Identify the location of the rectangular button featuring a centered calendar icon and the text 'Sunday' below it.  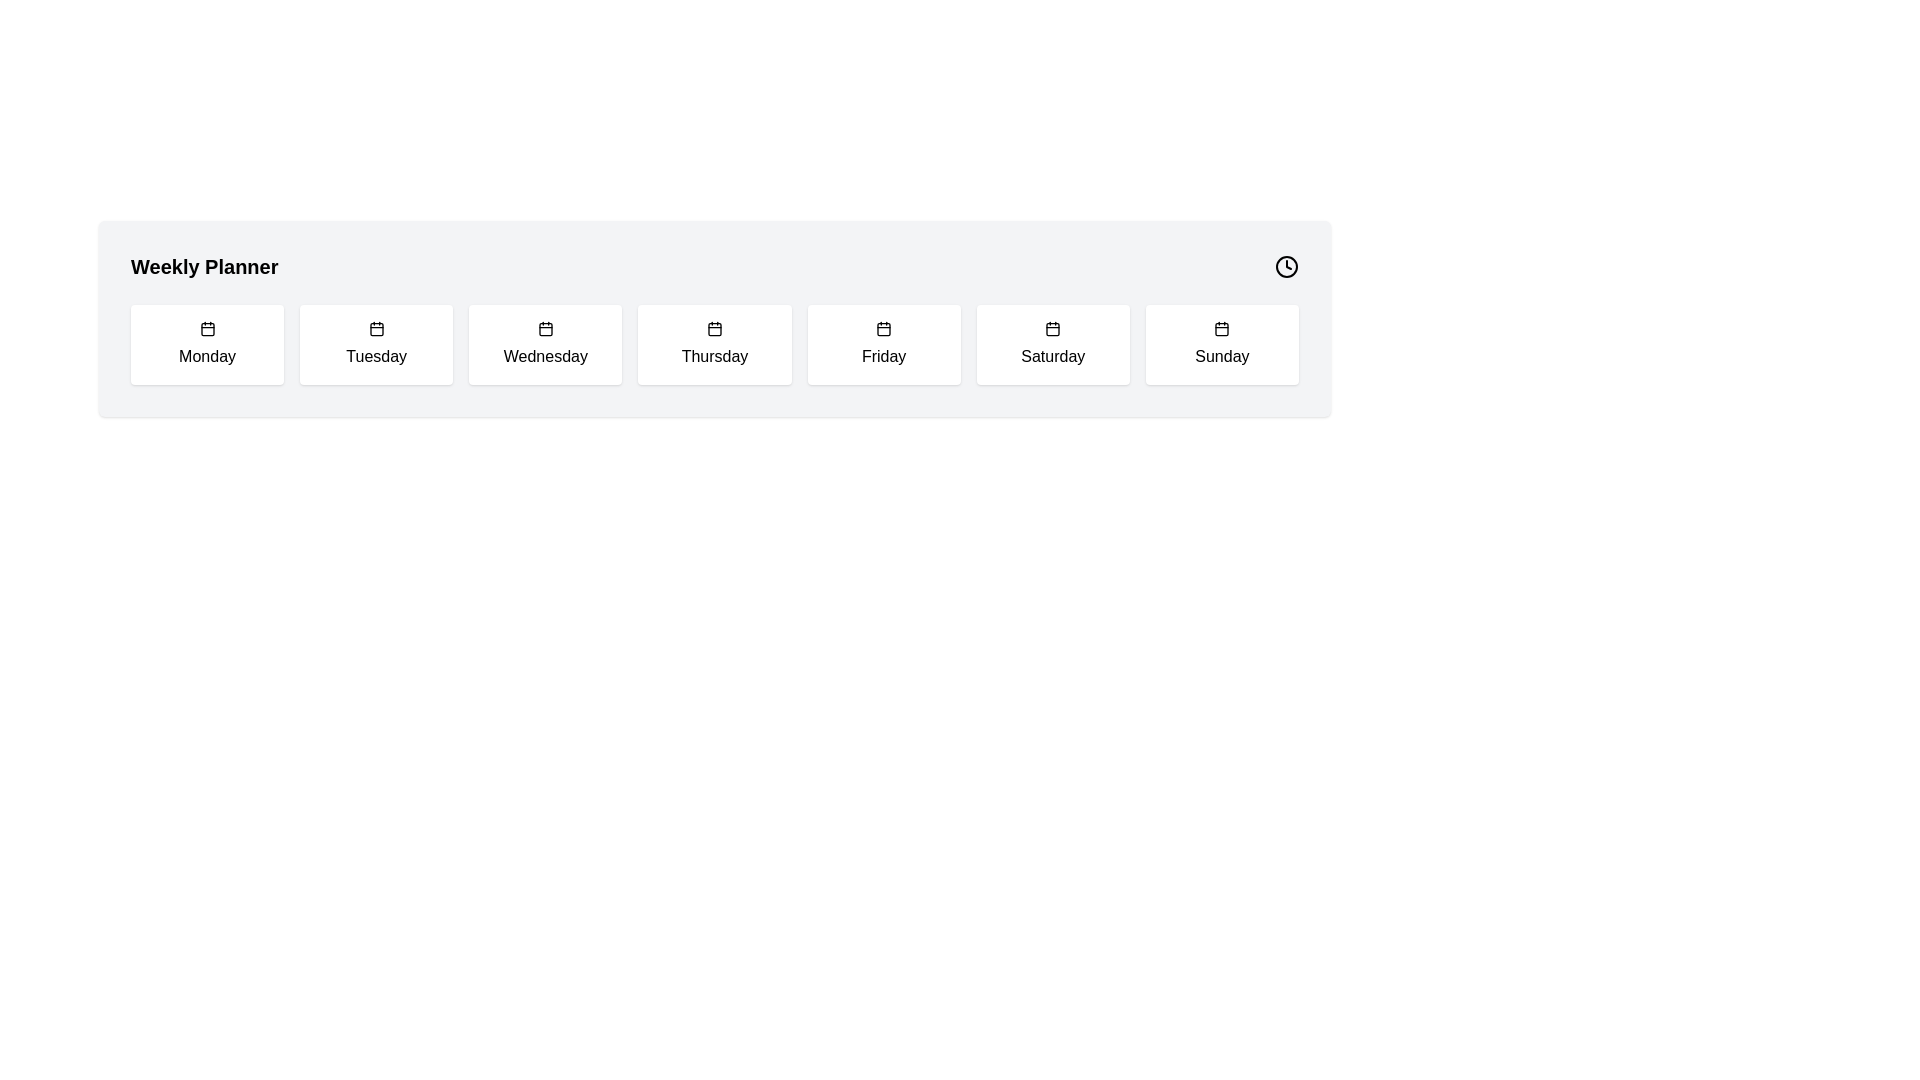
(1221, 343).